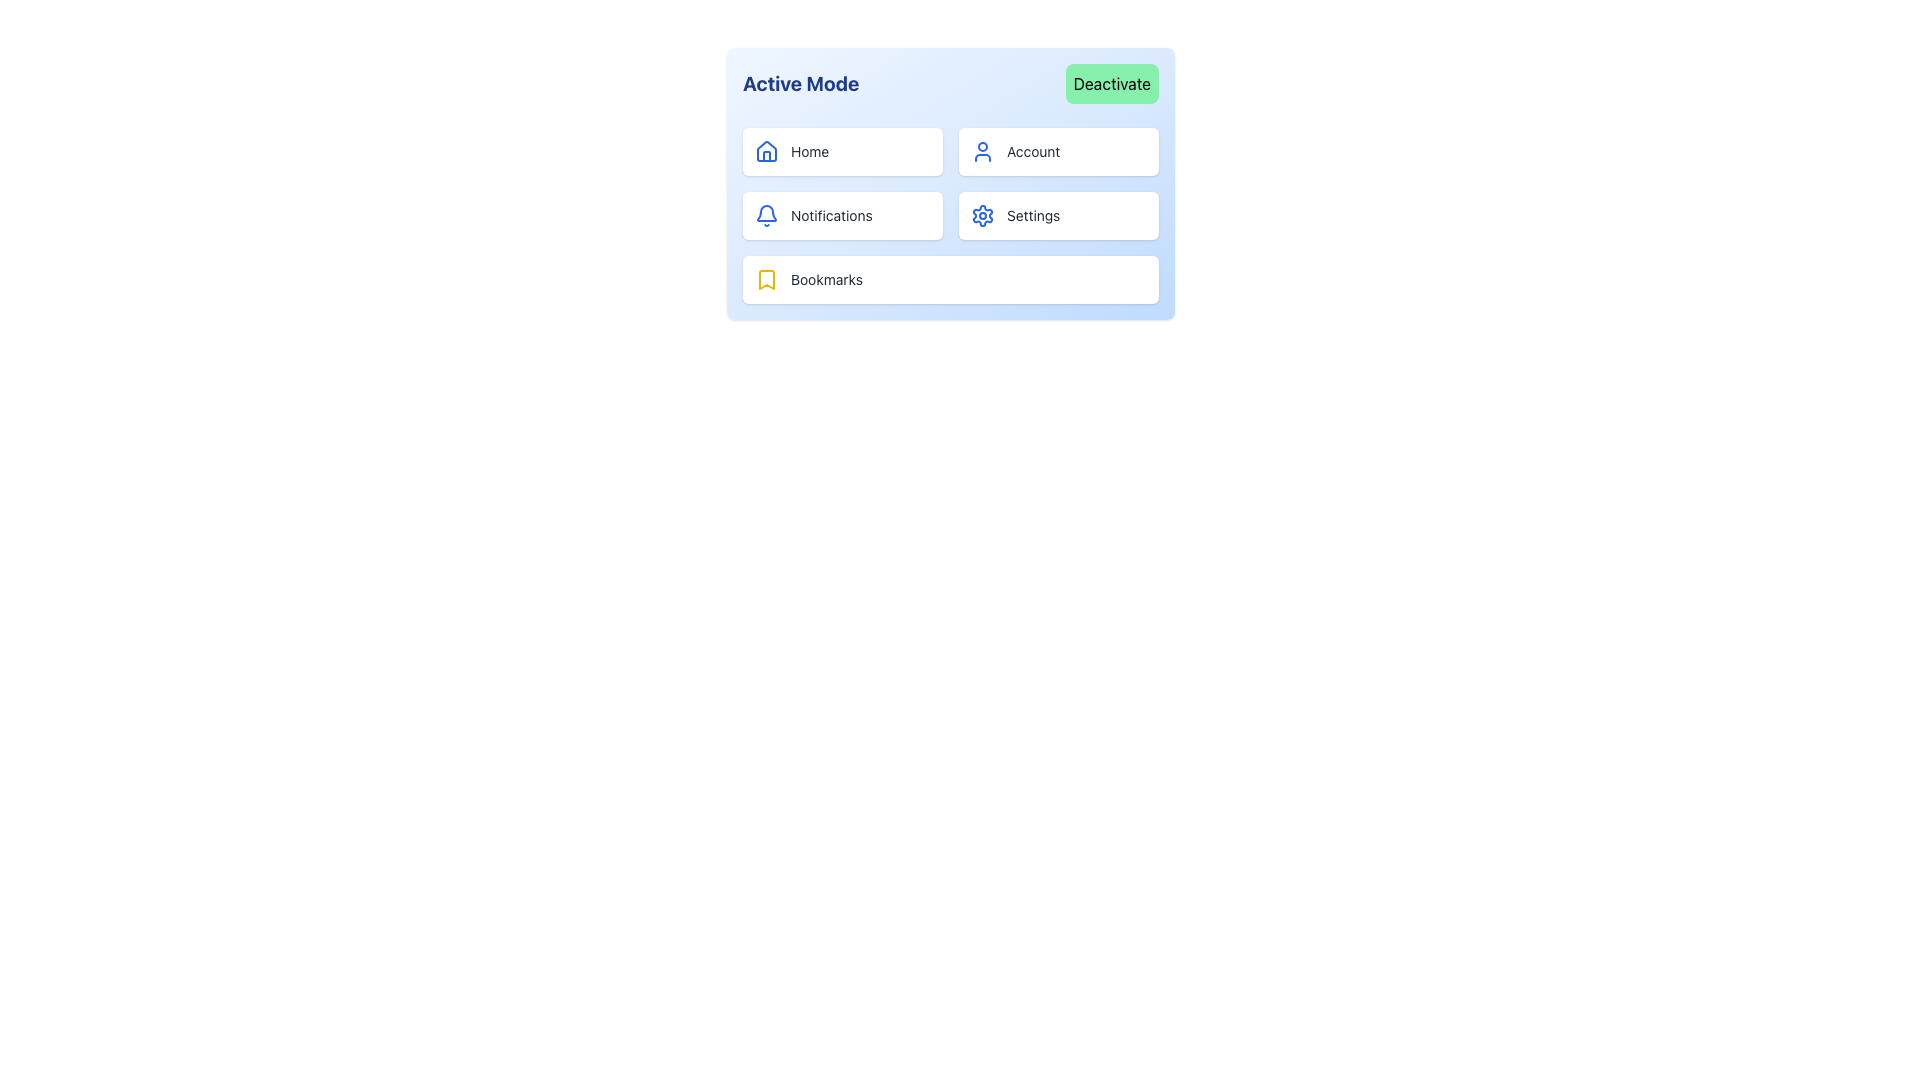 This screenshot has height=1080, width=1920. I want to click on the 'Notifications' button-like interactive card, which features a blue bell icon and is located in the second row of the grid layout, so click(843, 216).